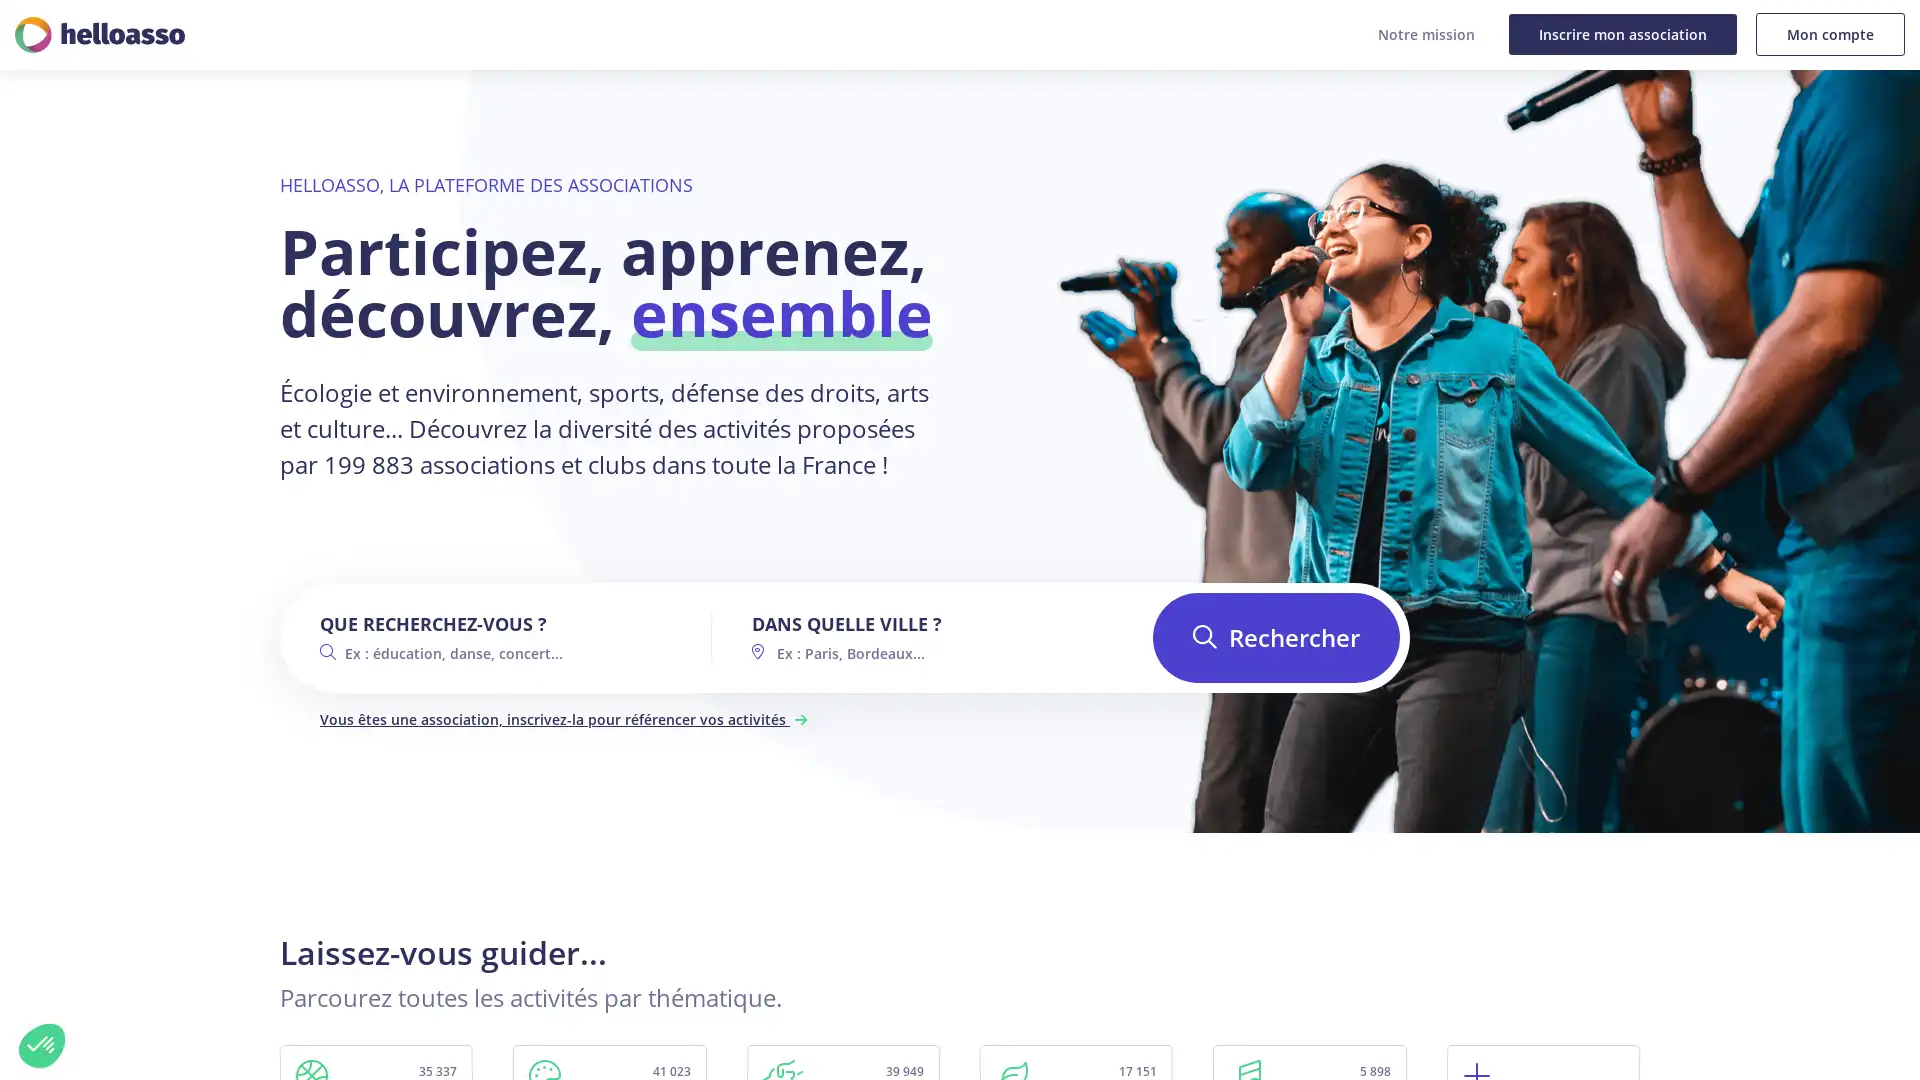  What do you see at coordinates (229, 944) in the screenshot?
I see `Consentements certifies par` at bounding box center [229, 944].